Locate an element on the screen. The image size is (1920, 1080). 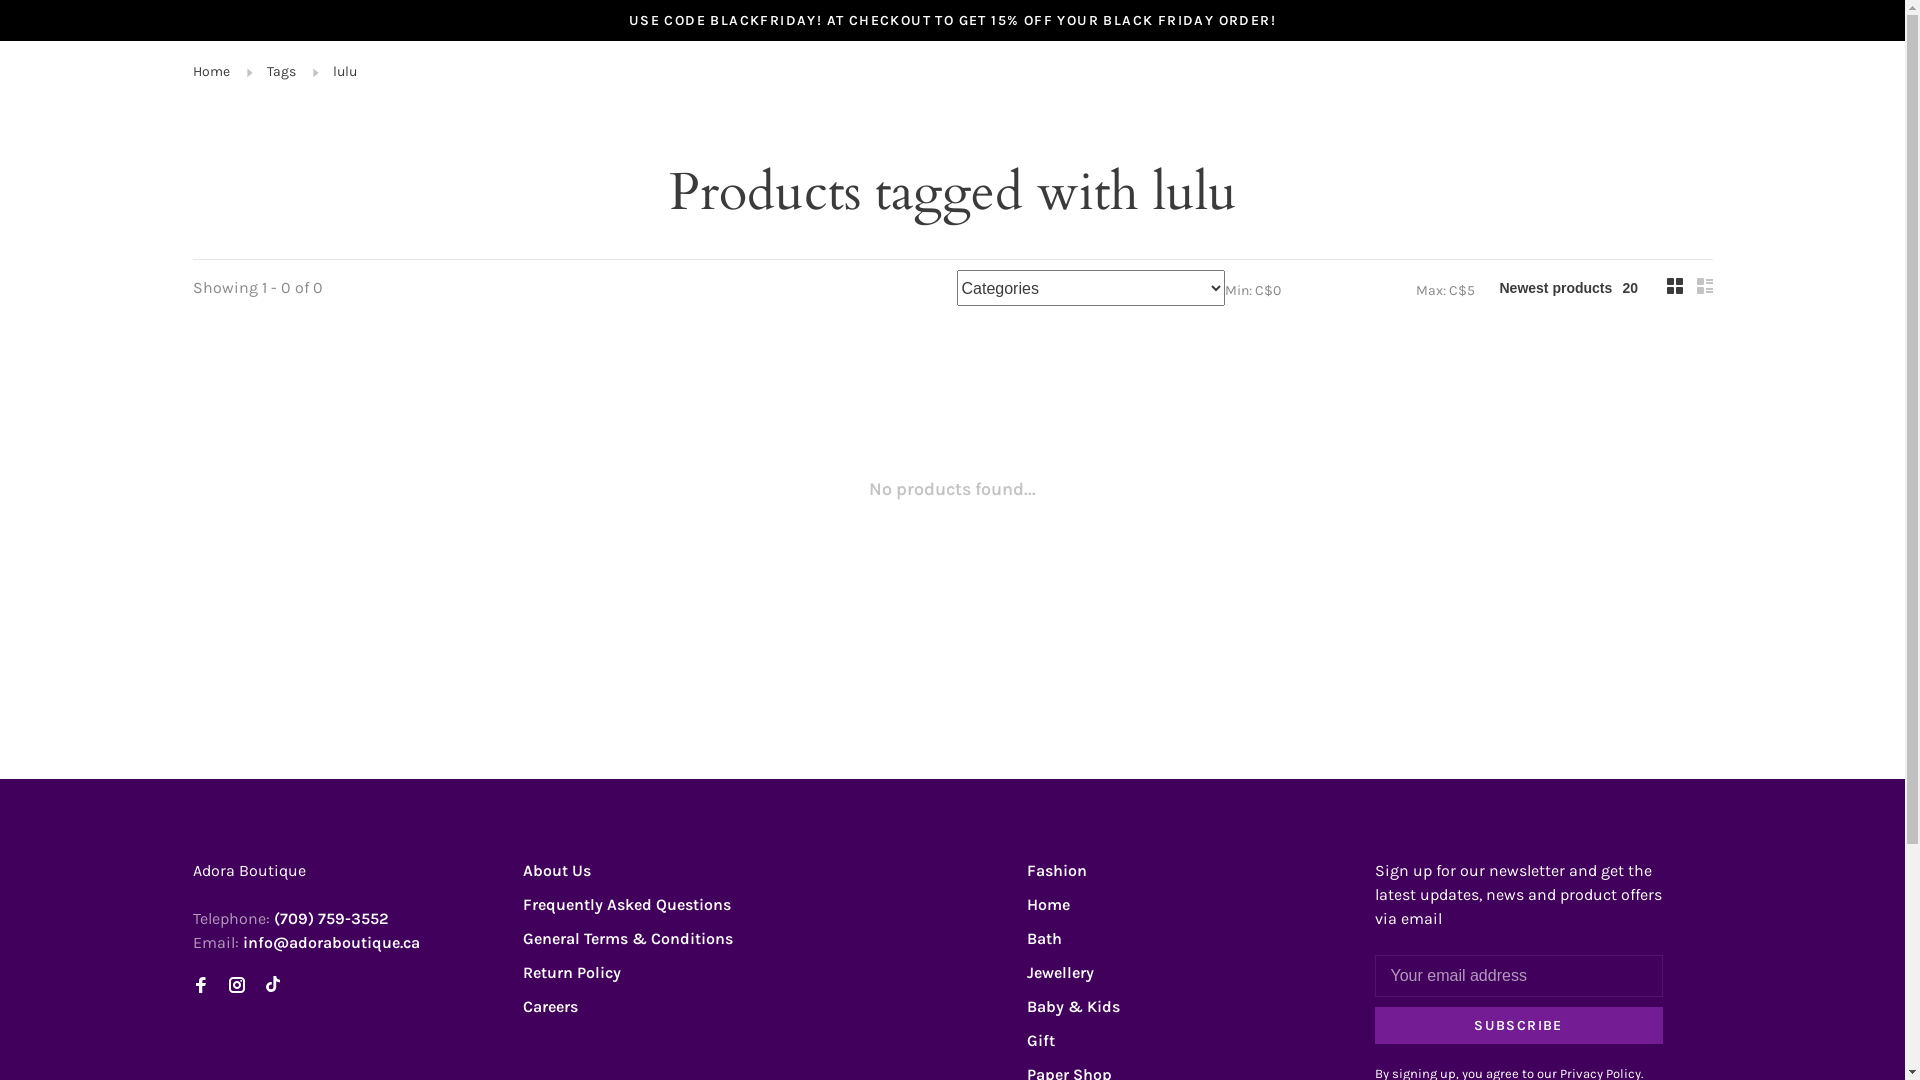
'Facebook' is located at coordinates (192, 985).